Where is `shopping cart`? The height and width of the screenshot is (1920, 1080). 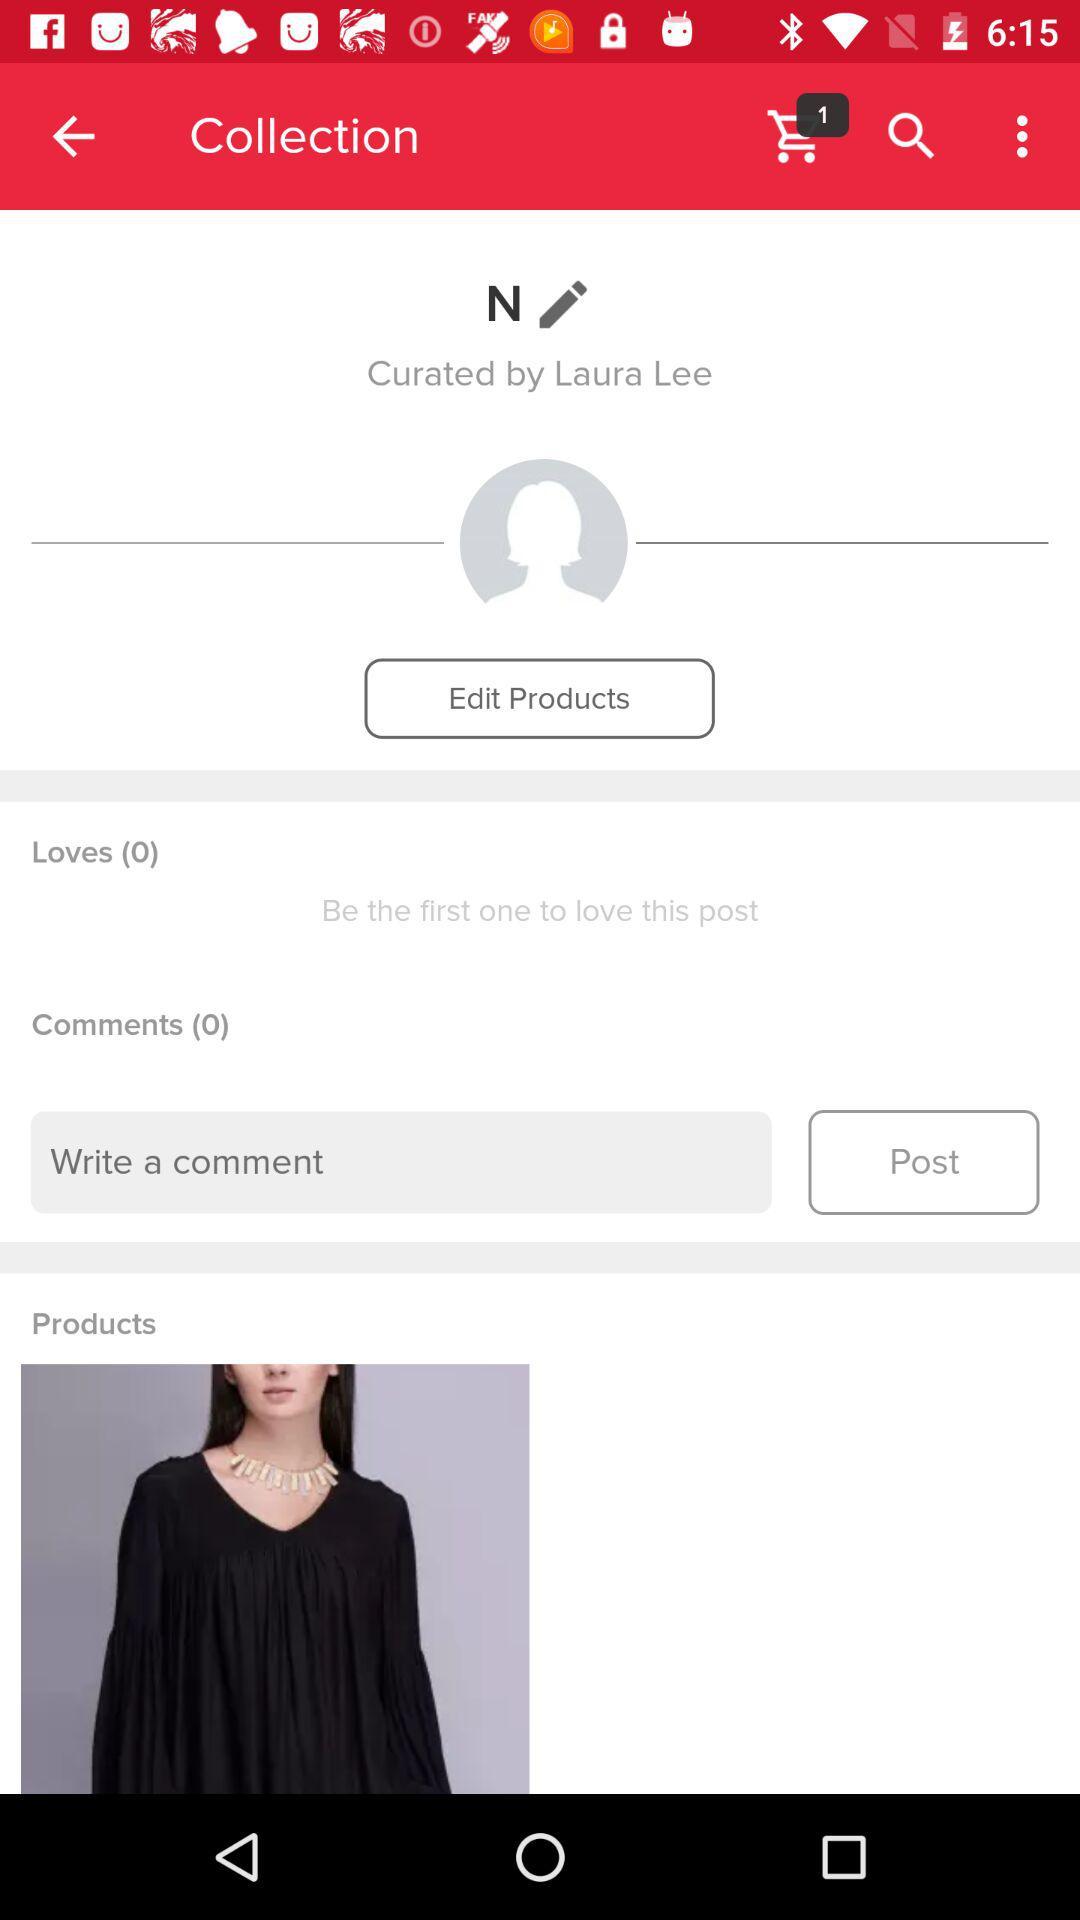
shopping cart is located at coordinates (795, 135).